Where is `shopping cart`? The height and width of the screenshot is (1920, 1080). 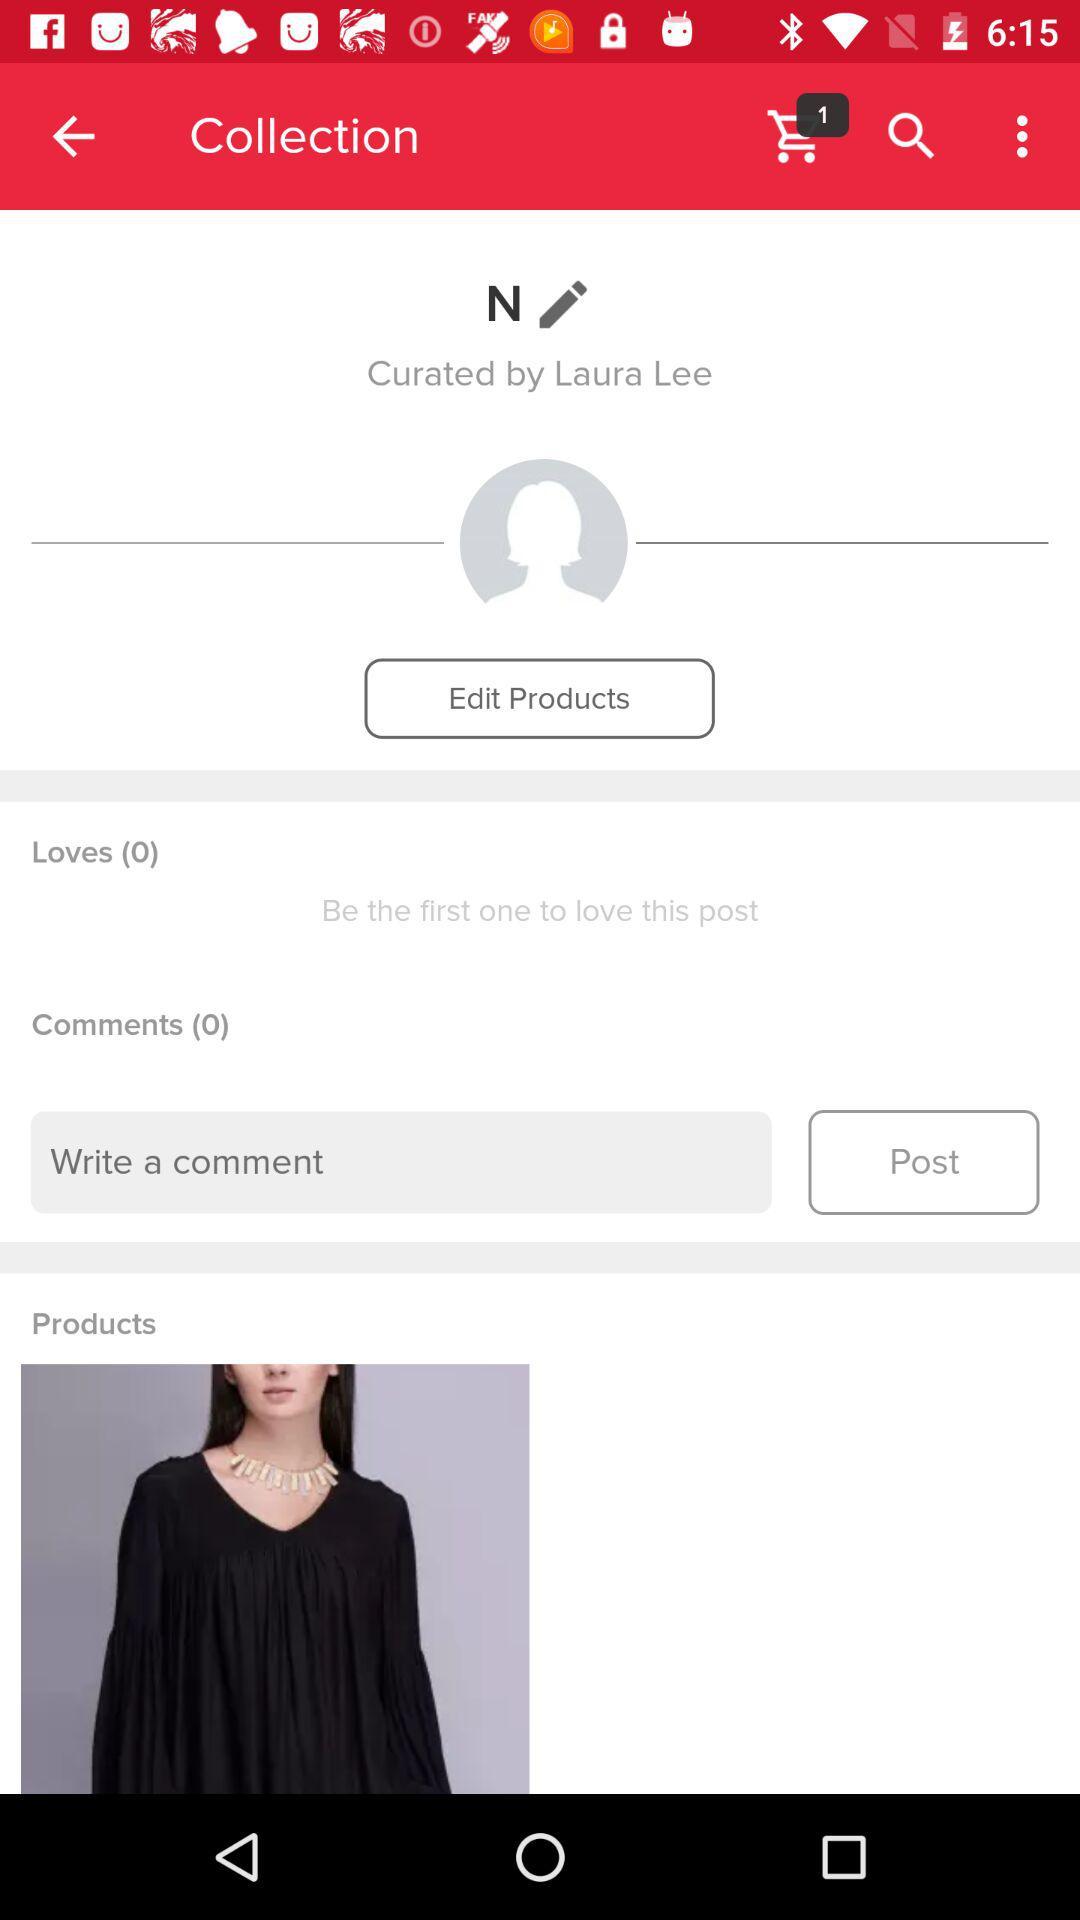
shopping cart is located at coordinates (795, 135).